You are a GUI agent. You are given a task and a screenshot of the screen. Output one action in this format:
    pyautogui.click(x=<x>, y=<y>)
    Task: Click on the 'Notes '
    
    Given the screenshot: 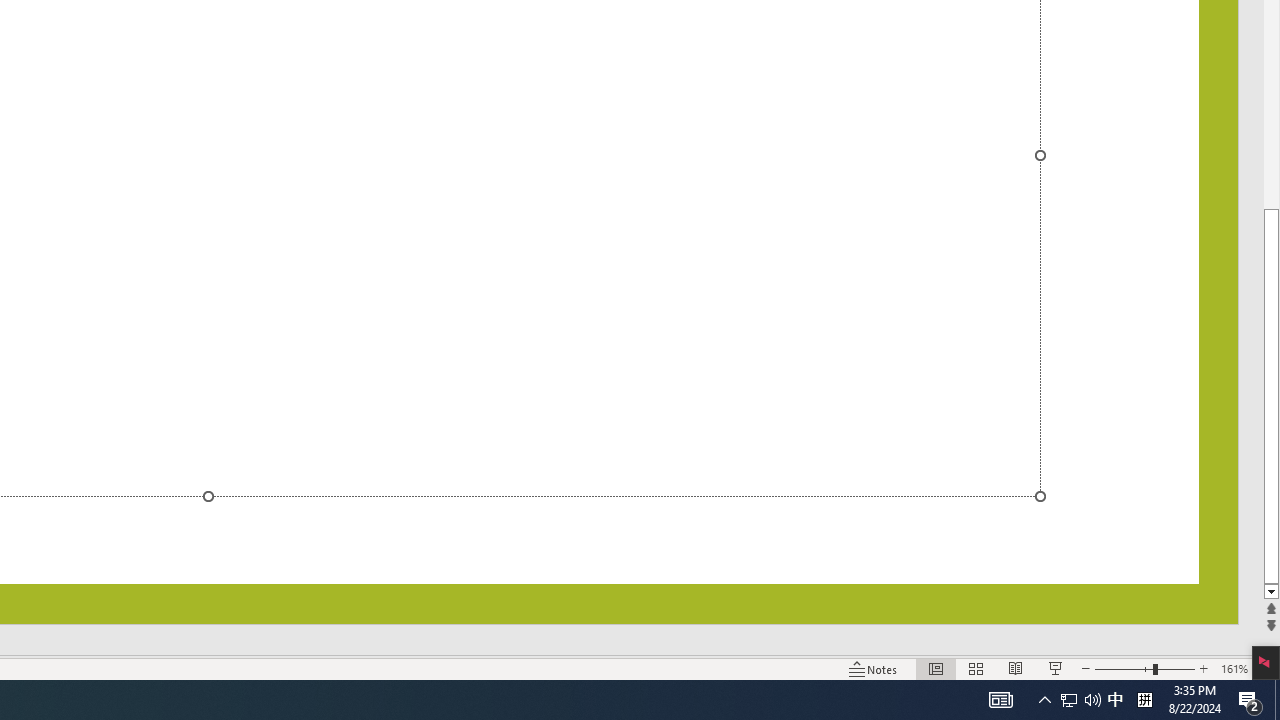 What is the action you would take?
    pyautogui.click(x=874, y=669)
    